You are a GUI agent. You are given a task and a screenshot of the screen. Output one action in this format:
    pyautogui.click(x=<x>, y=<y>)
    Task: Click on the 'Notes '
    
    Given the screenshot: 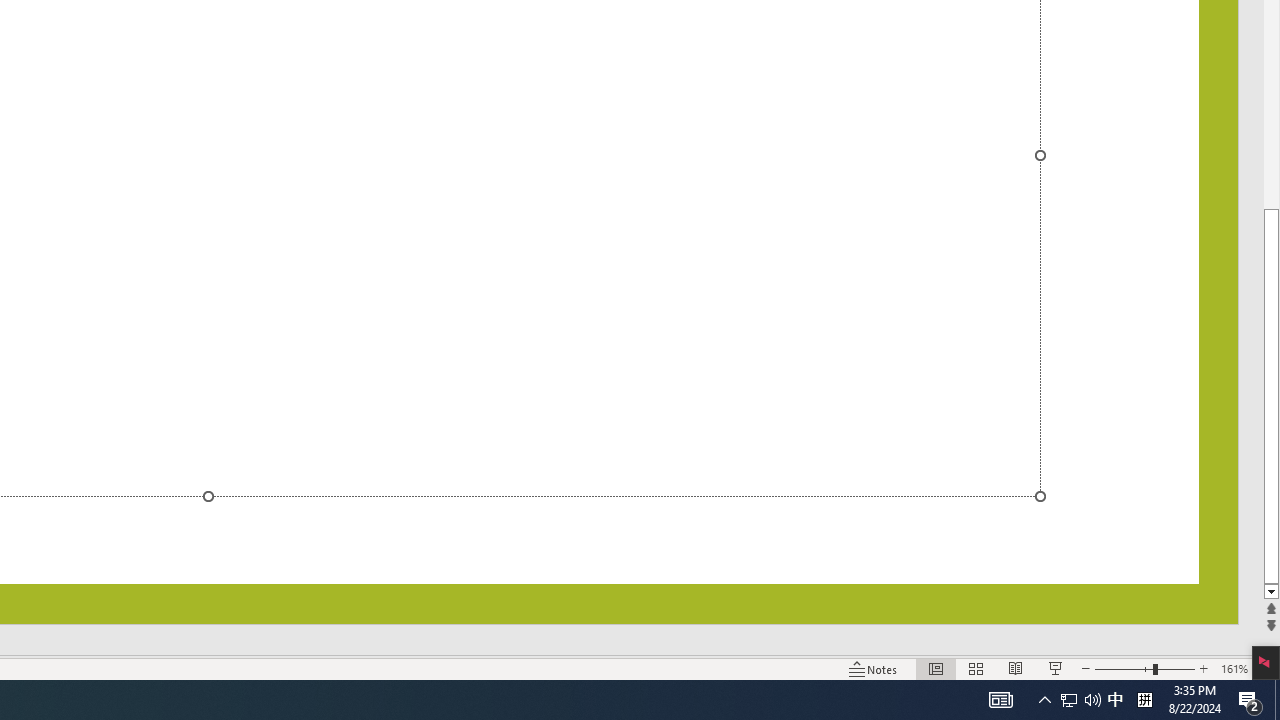 What is the action you would take?
    pyautogui.click(x=874, y=669)
    